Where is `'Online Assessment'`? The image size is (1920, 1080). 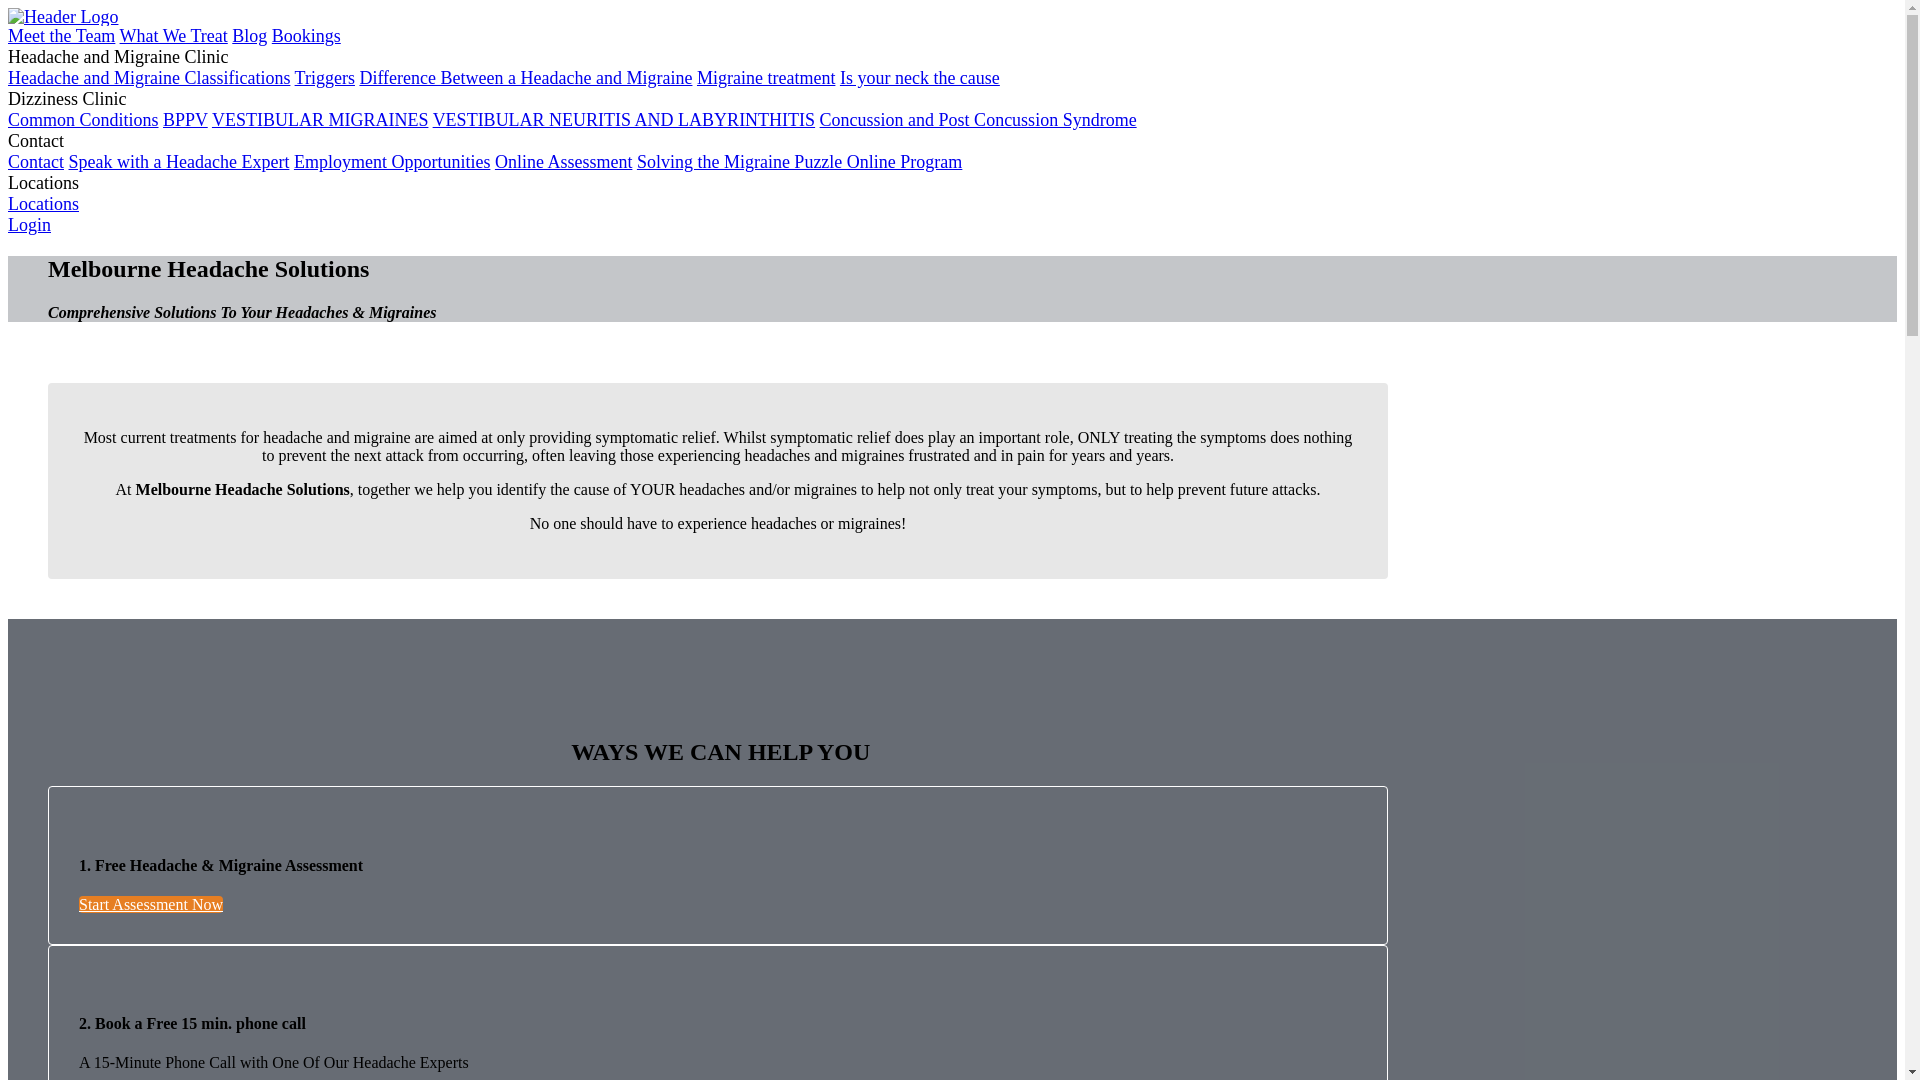
'Online Assessment' is located at coordinates (563, 161).